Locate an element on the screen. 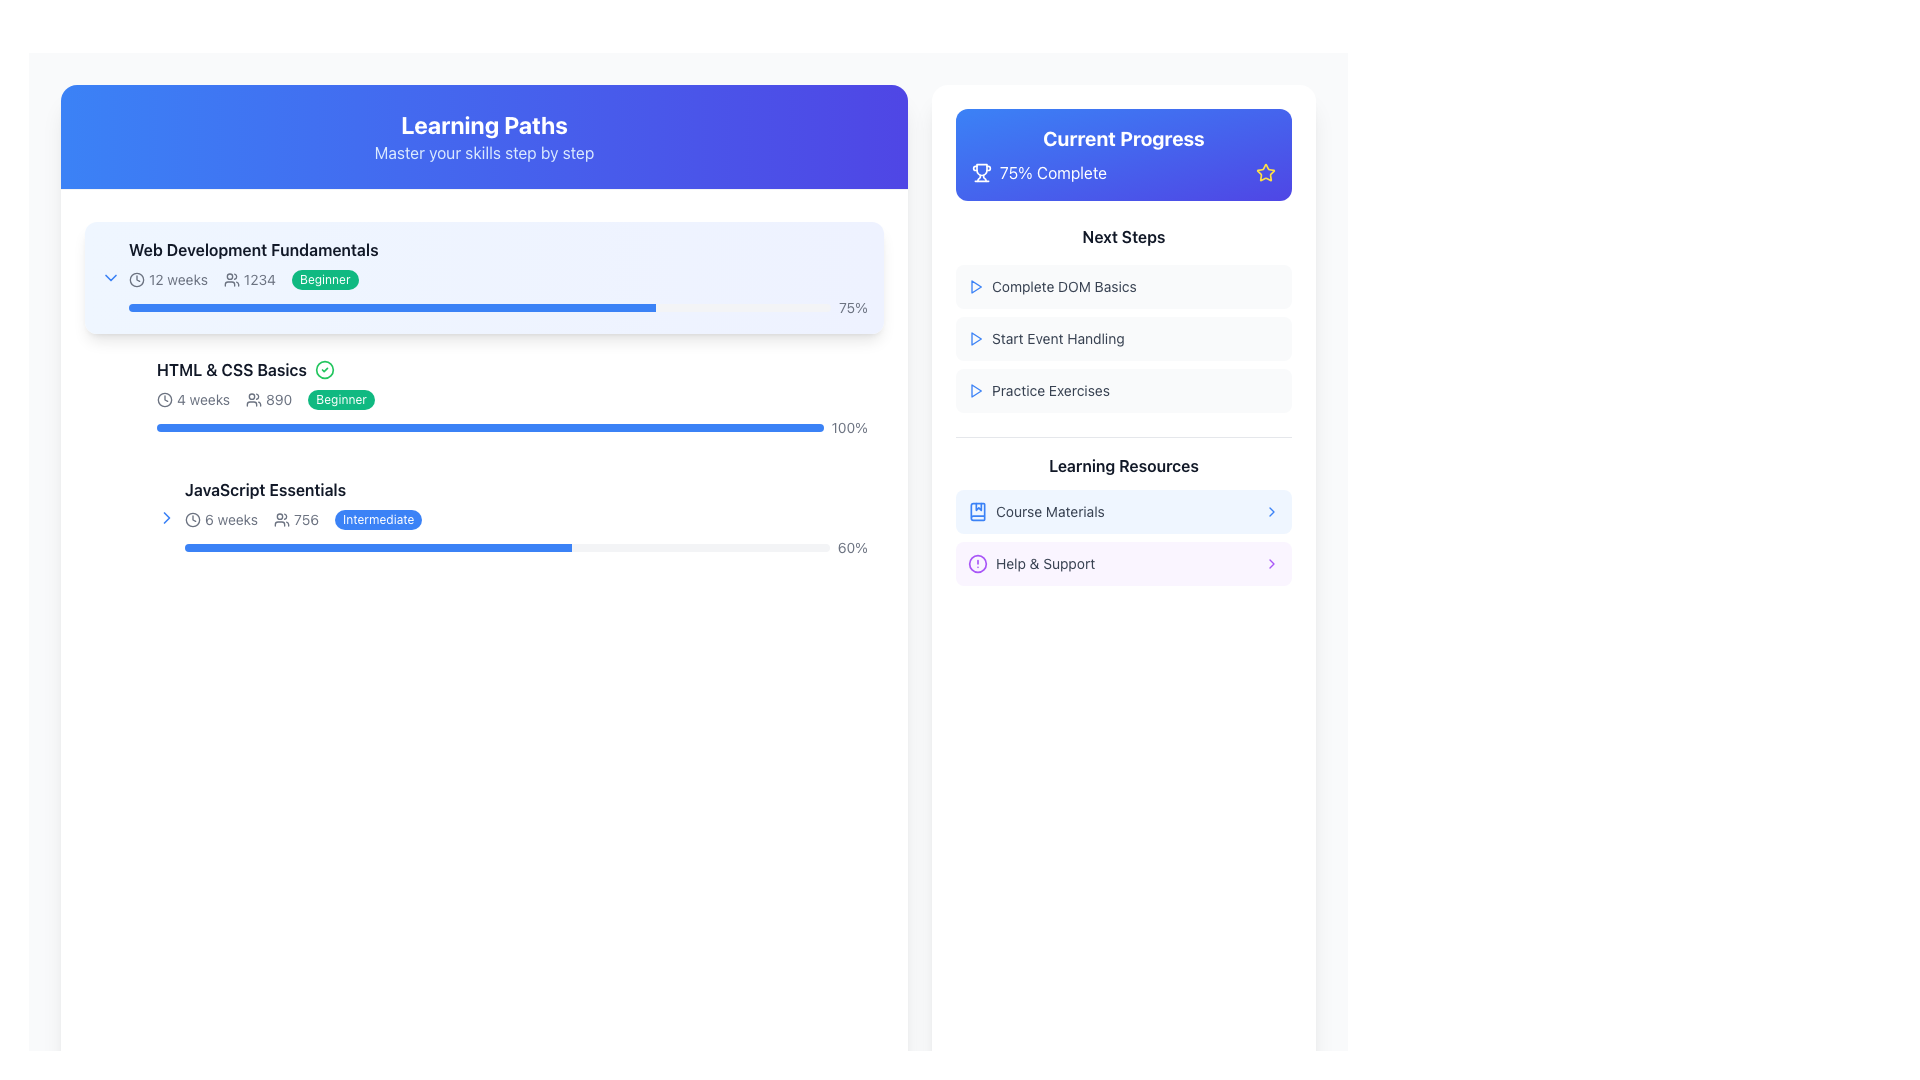  the icon located to the left of the 'Start Event Handling' text under the 'Current Progress' section is located at coordinates (975, 338).